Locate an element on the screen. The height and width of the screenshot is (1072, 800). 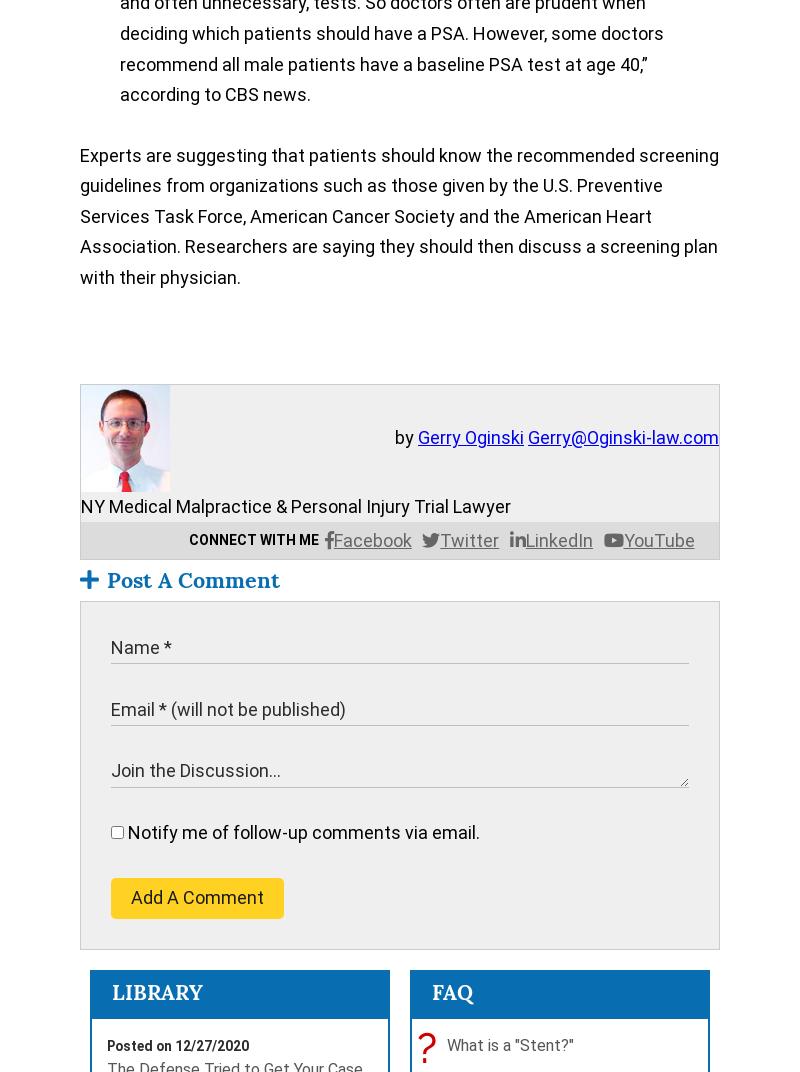
'Experts are suggesting that patients should know the recommended screening guidelines from organizations such as those given by the U.S. Preventive Services Task Force, American Cancer Society and the American Heart Association. Researchers are saying they should then discuss a screening plan with their physician.' is located at coordinates (80, 216).